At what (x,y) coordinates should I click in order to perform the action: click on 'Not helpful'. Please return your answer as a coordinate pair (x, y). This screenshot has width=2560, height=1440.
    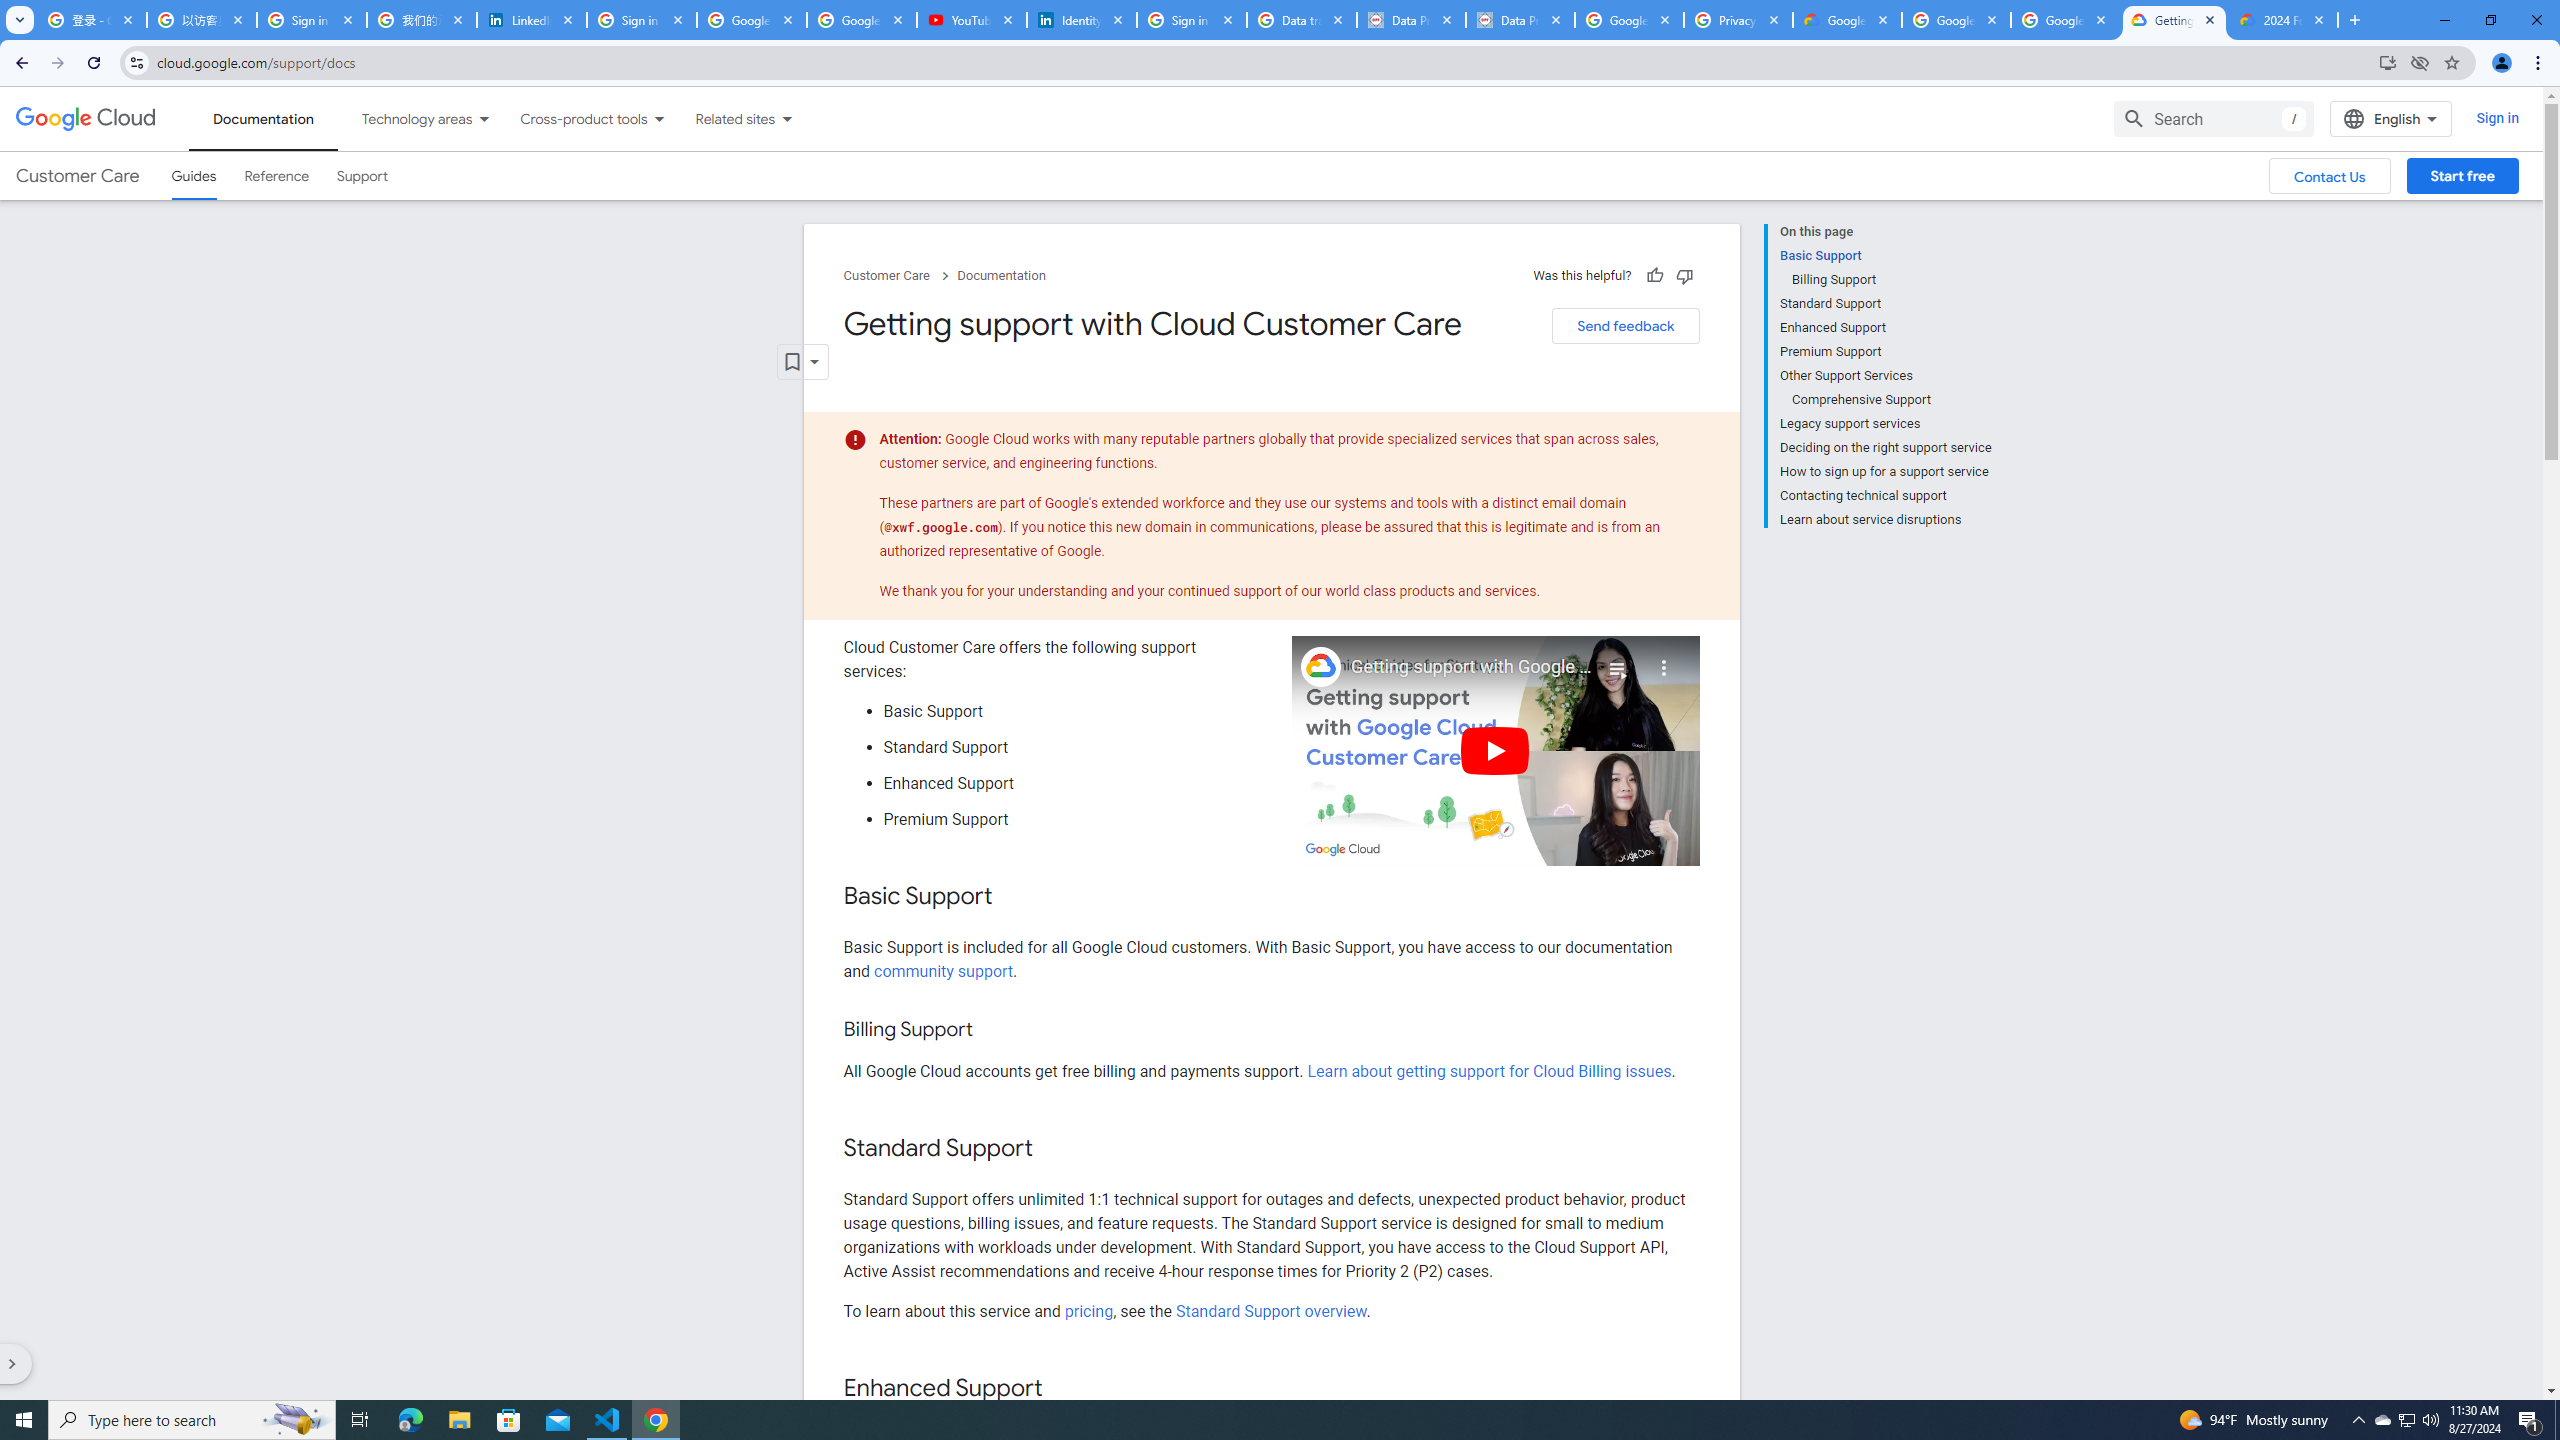
    Looking at the image, I should click on (1683, 275).